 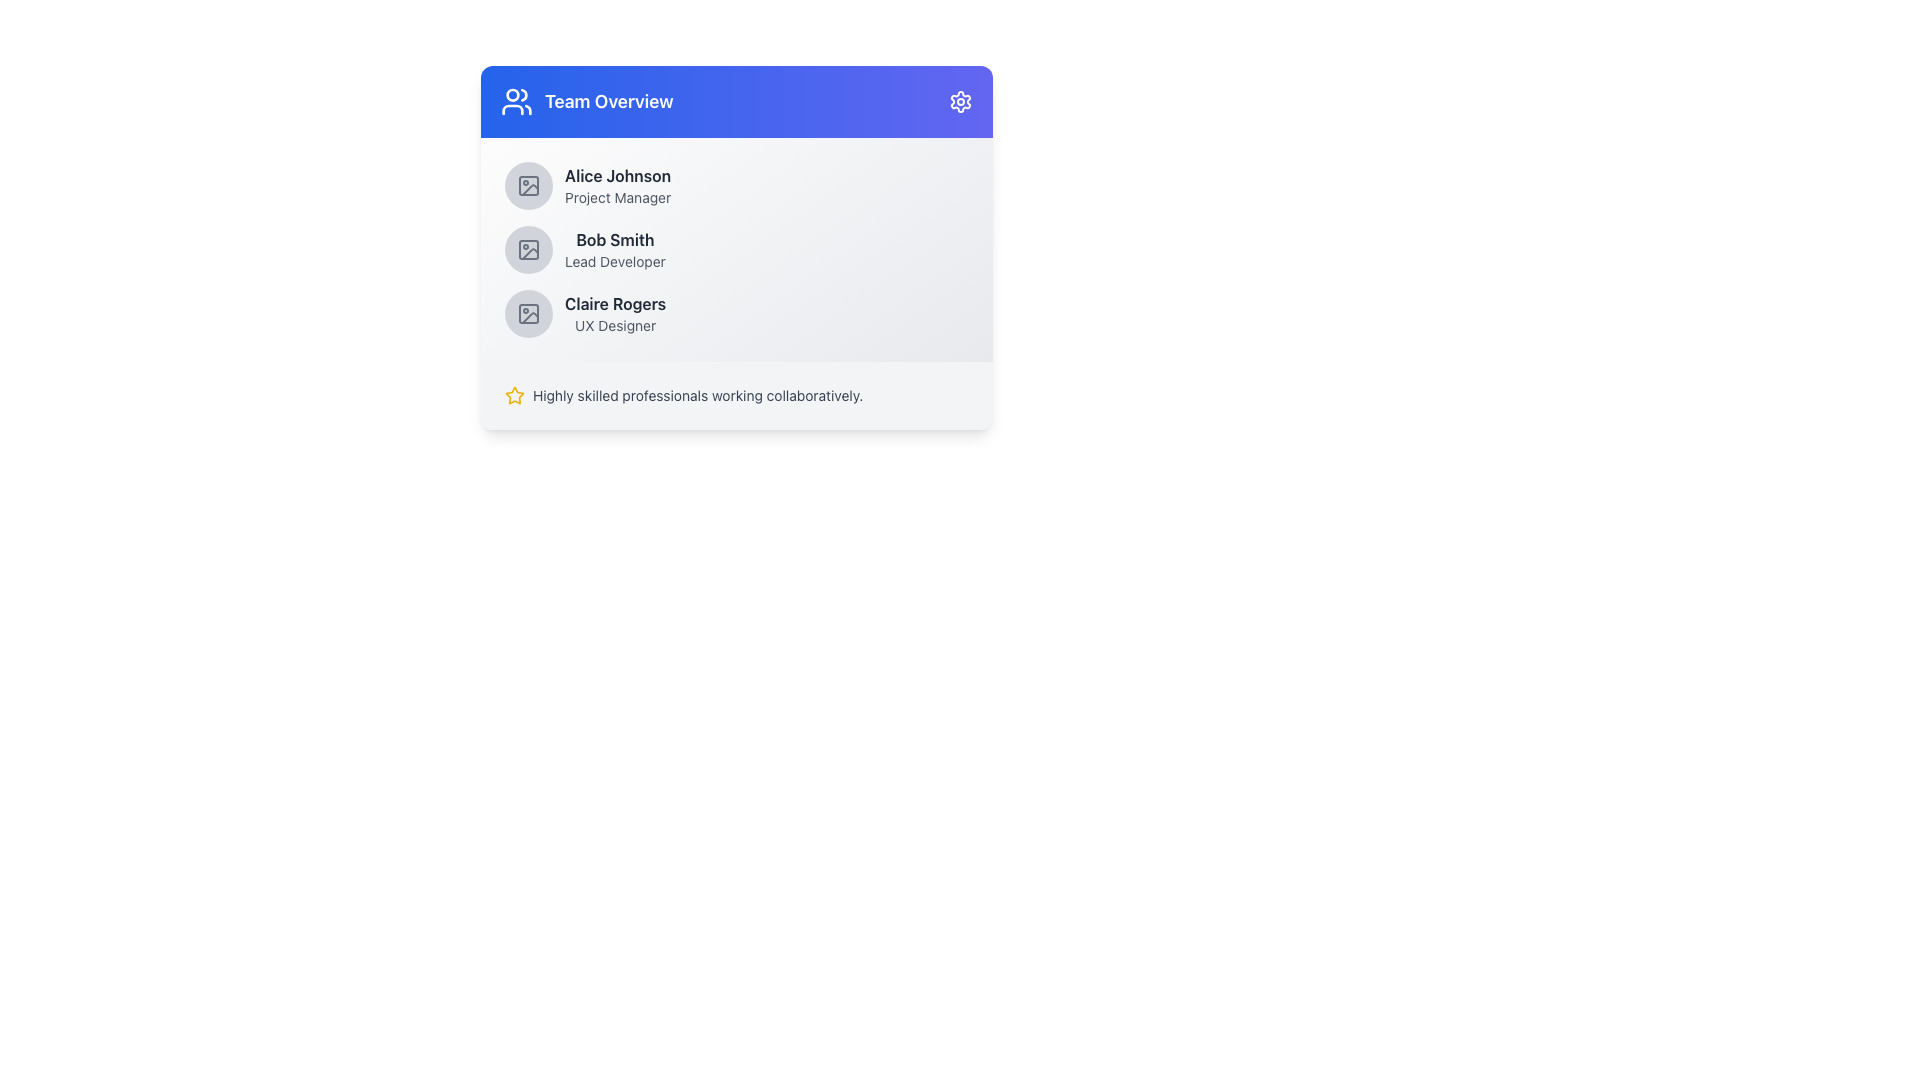 What do you see at coordinates (528, 249) in the screenshot?
I see `the profile picture icon for 'Bob Smith - Lead Developer', located in the center of the second row` at bounding box center [528, 249].